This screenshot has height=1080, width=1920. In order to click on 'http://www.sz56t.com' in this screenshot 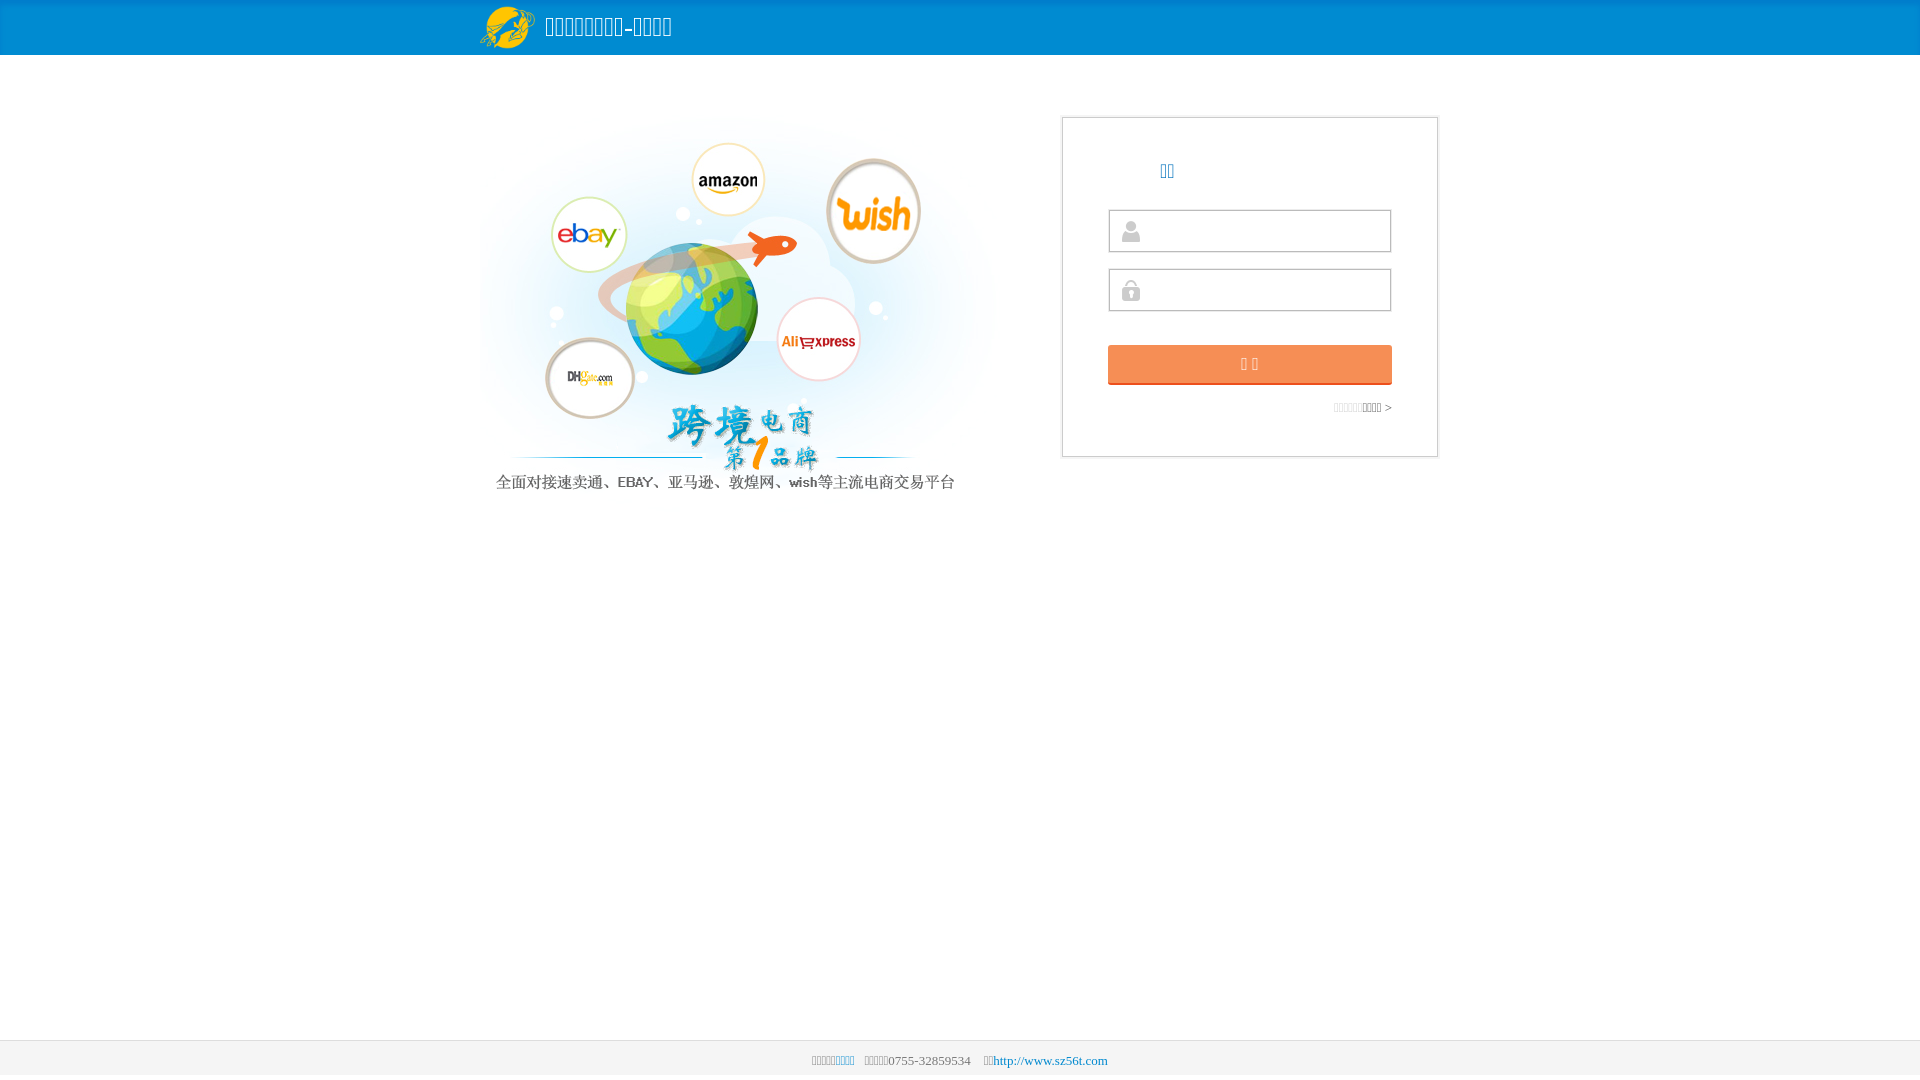, I will do `click(993, 1059)`.